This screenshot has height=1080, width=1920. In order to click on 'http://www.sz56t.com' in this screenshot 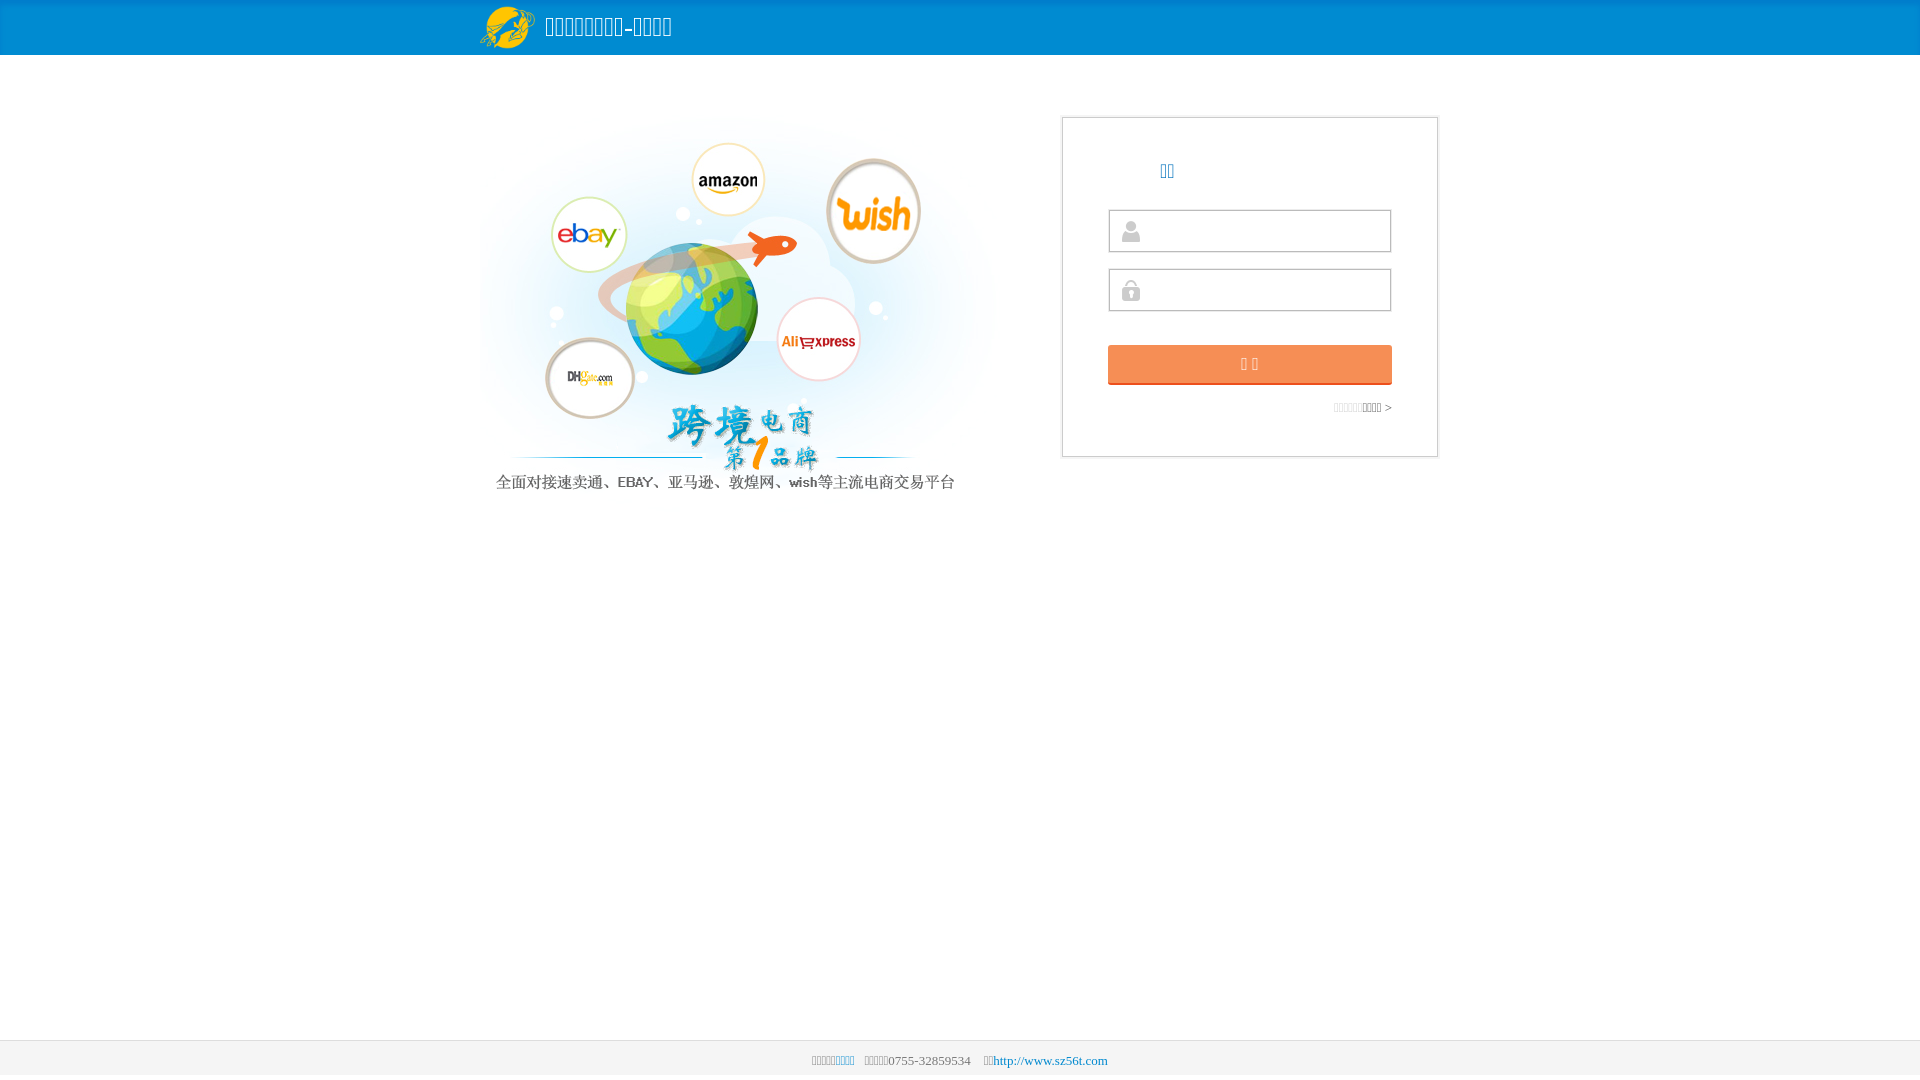, I will do `click(993, 1059)`.